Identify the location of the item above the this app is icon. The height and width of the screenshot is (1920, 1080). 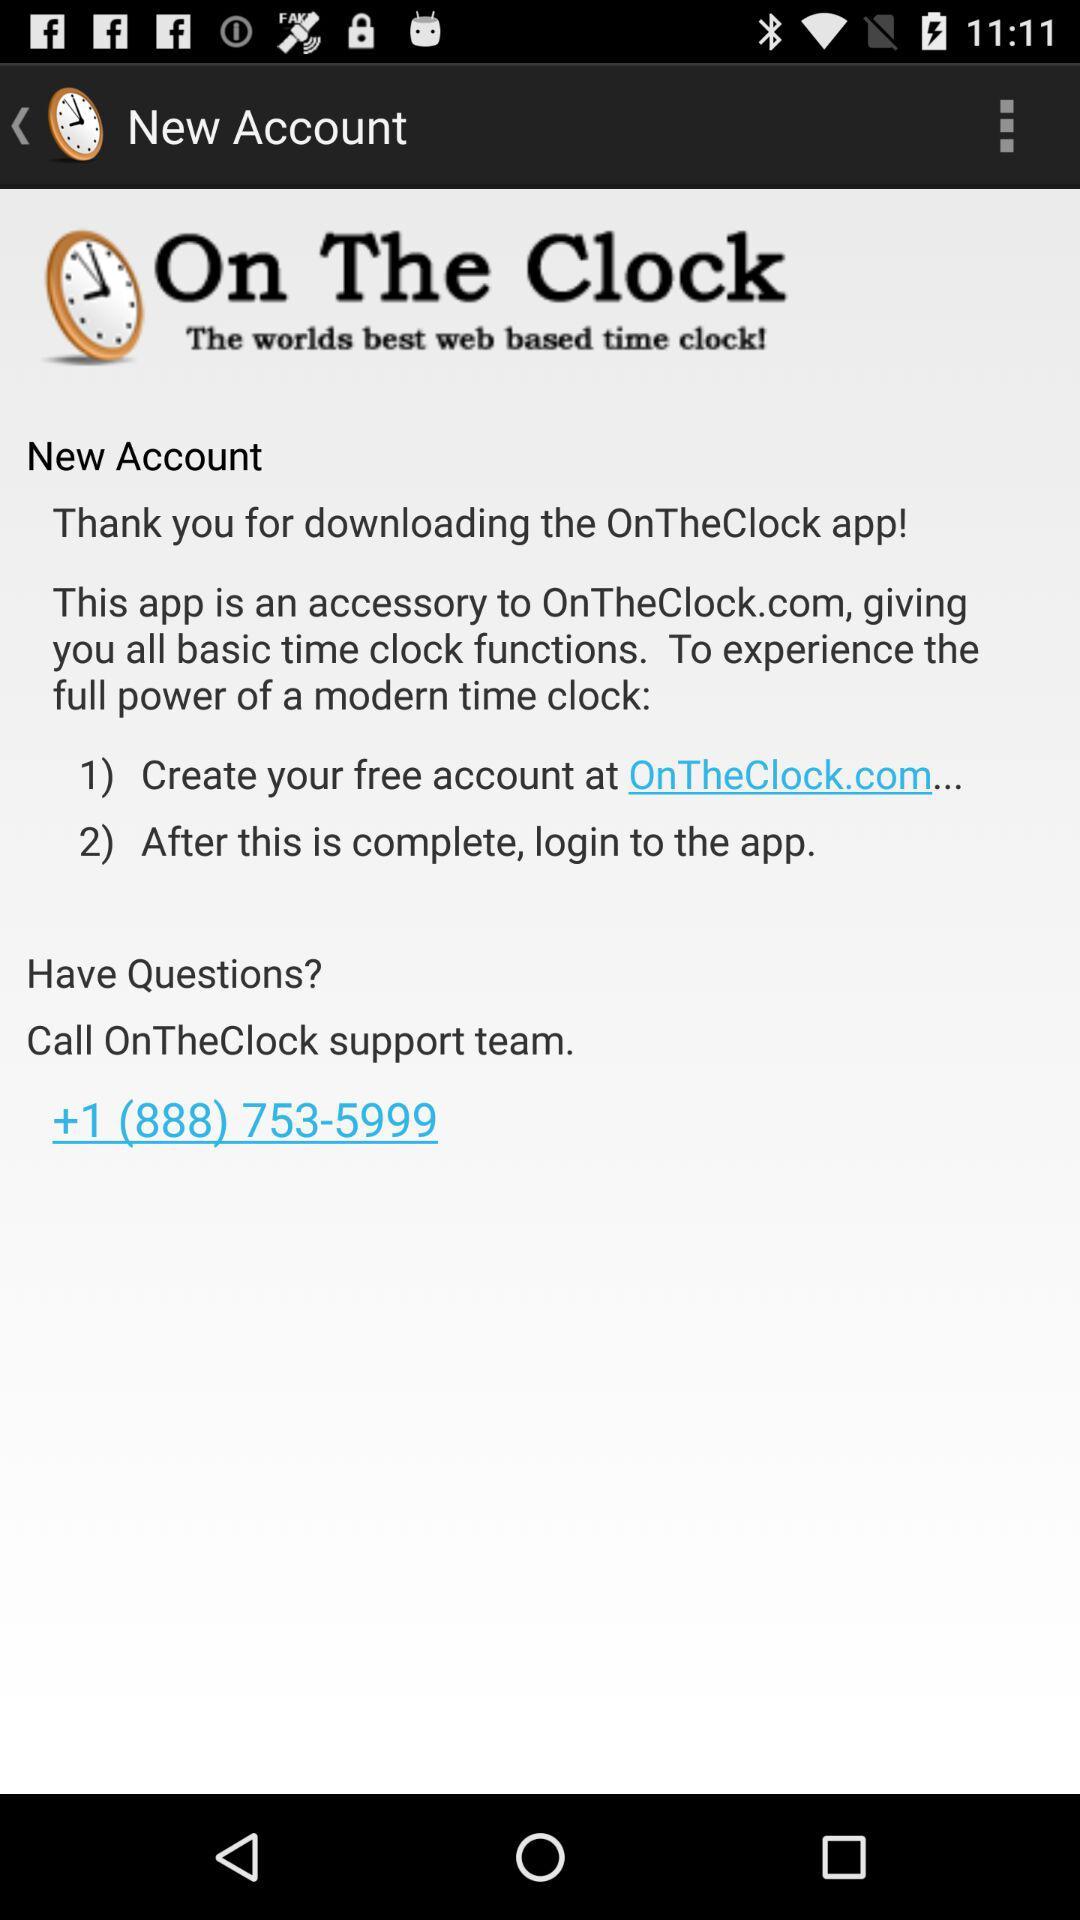
(480, 521).